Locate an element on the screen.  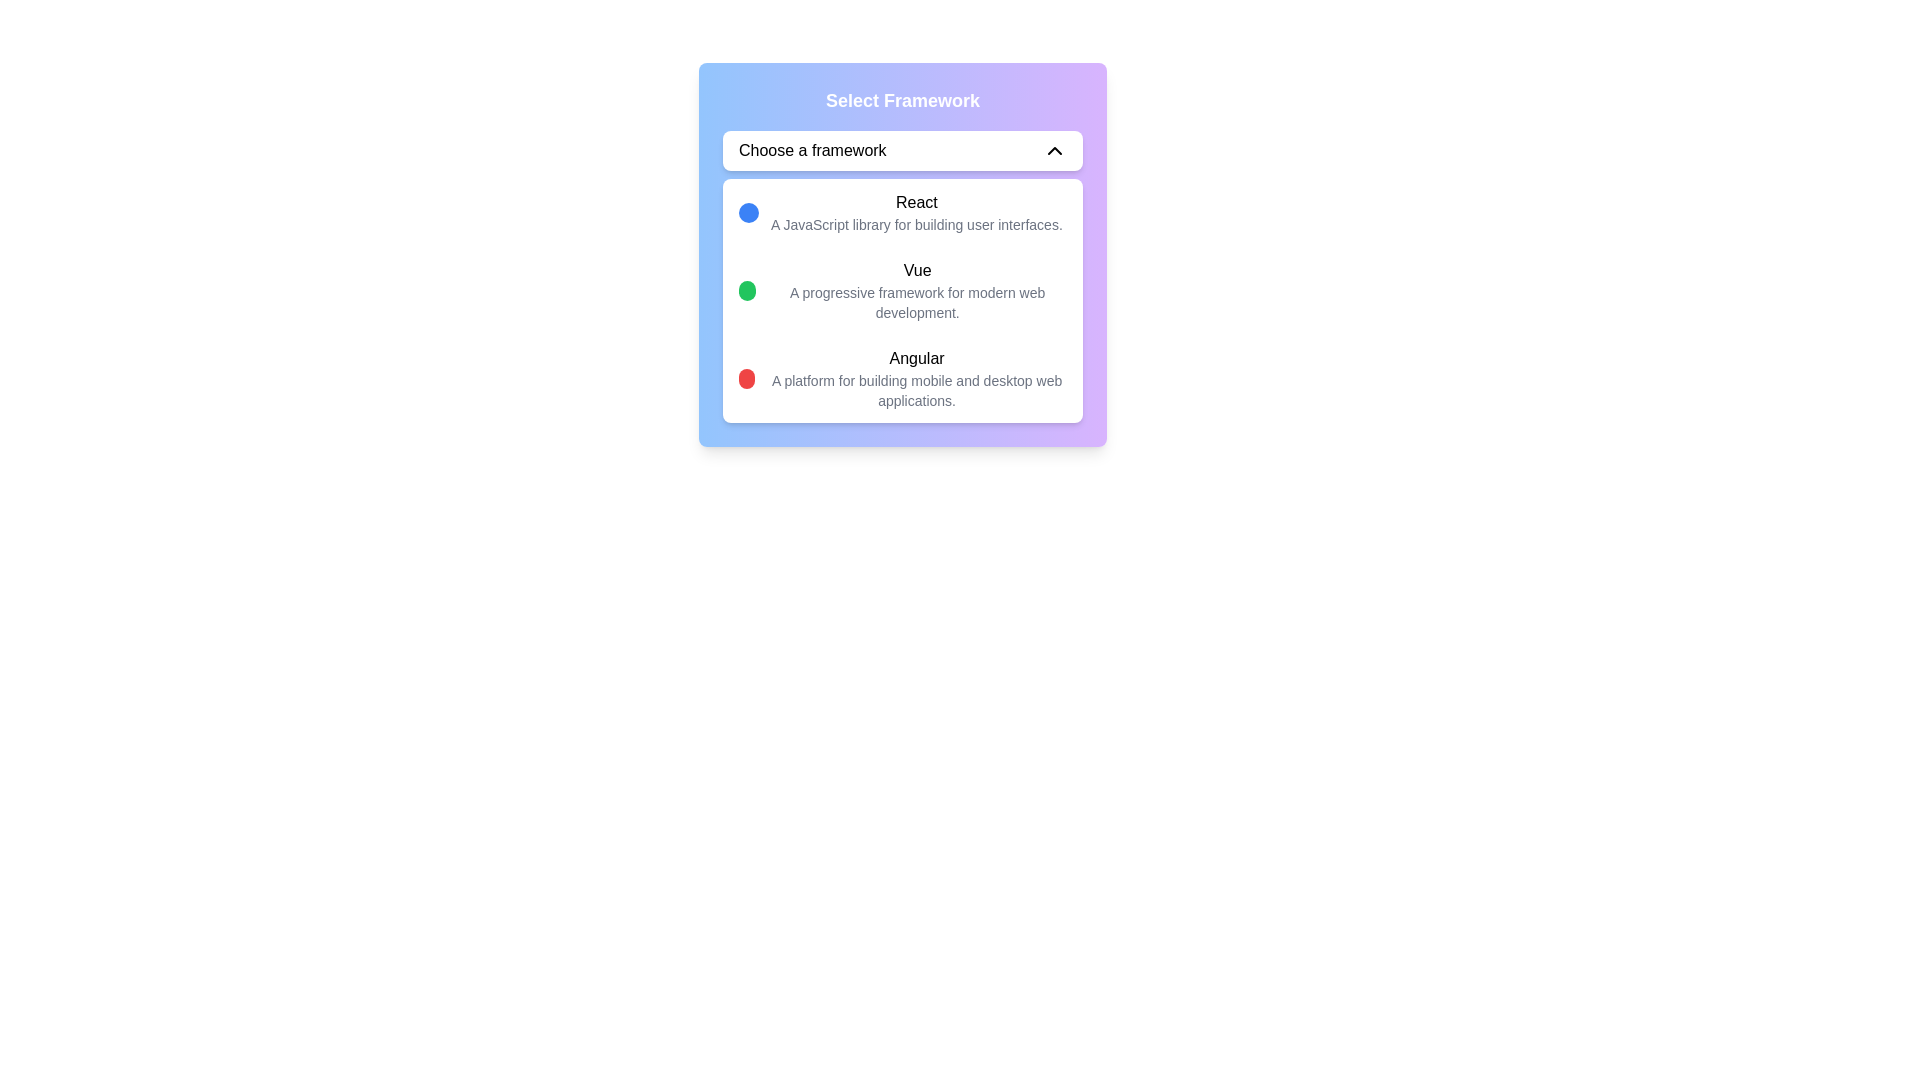
the Dropdown selector for web development framework options is located at coordinates (901, 253).